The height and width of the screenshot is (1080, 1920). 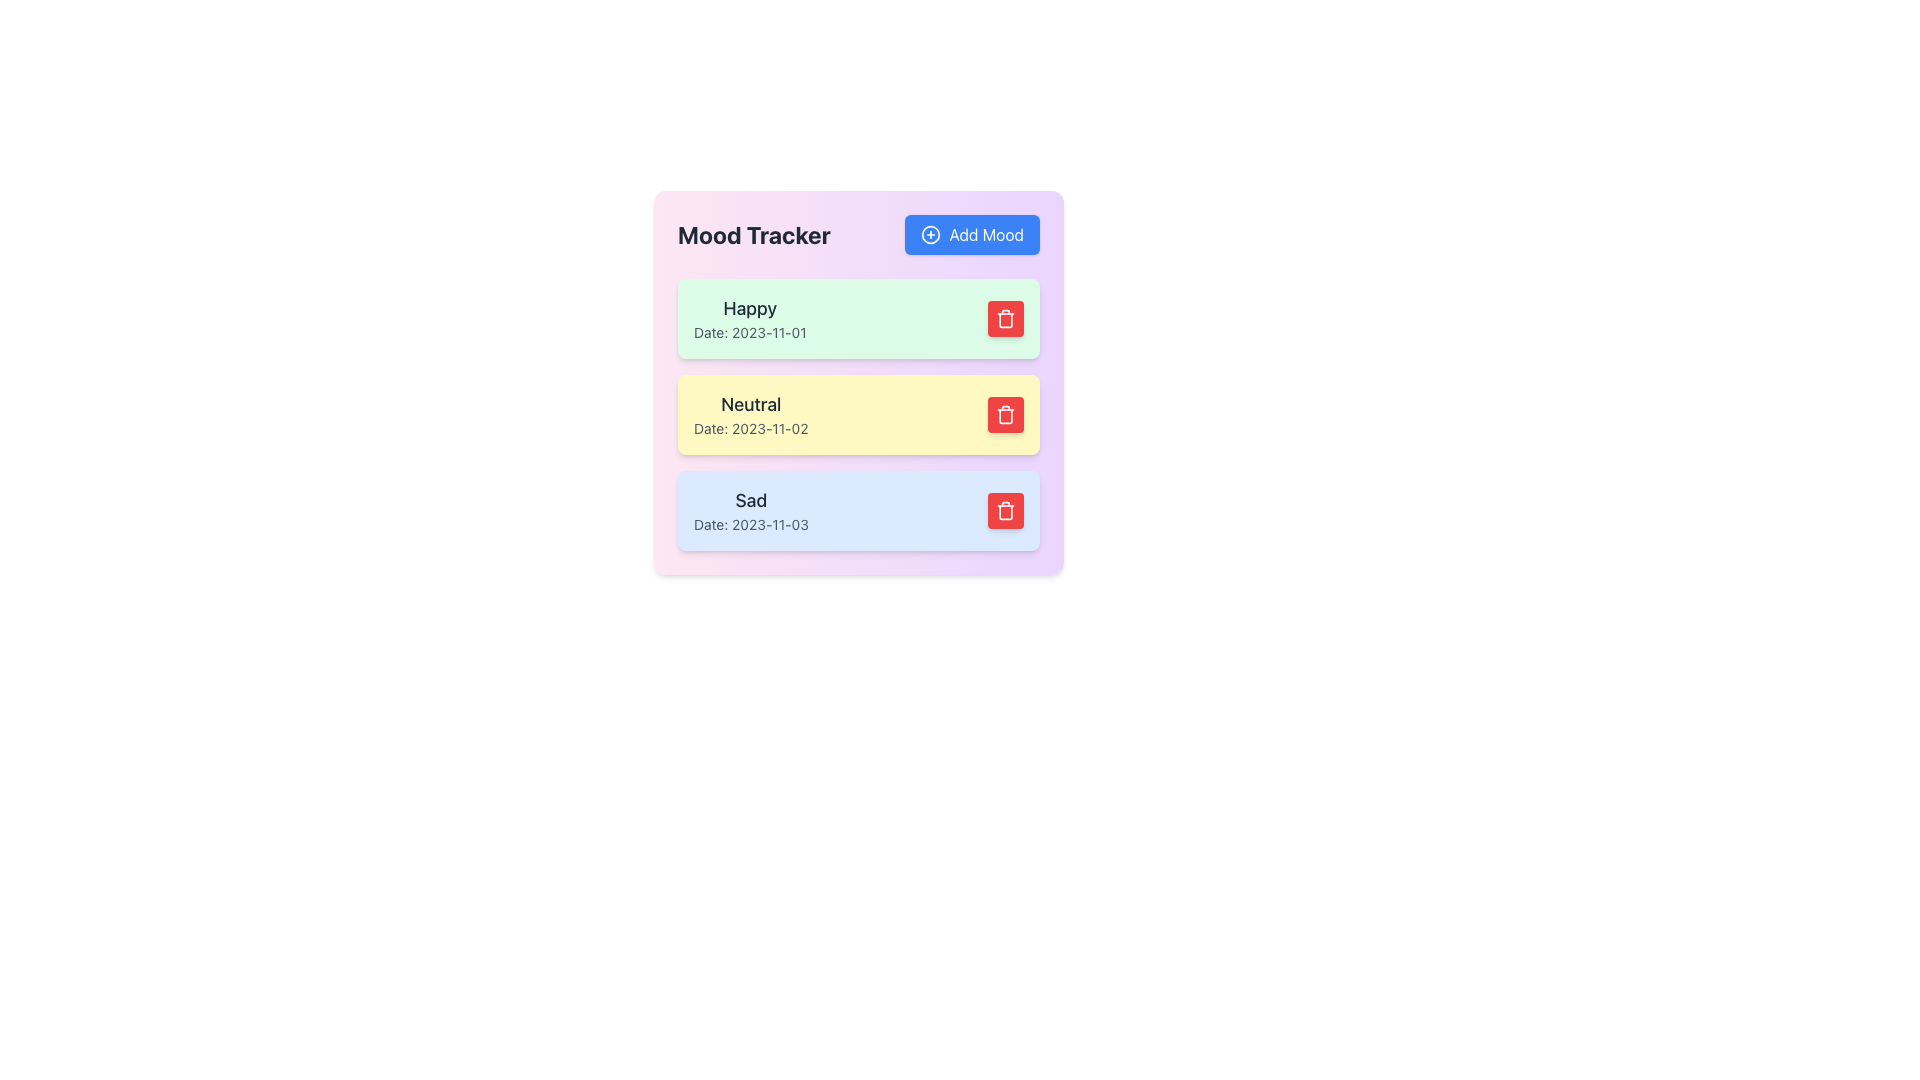 I want to click on the trash can icon button located at the right end of the third row in the Mood Tracker panel, so click(x=1006, y=318).